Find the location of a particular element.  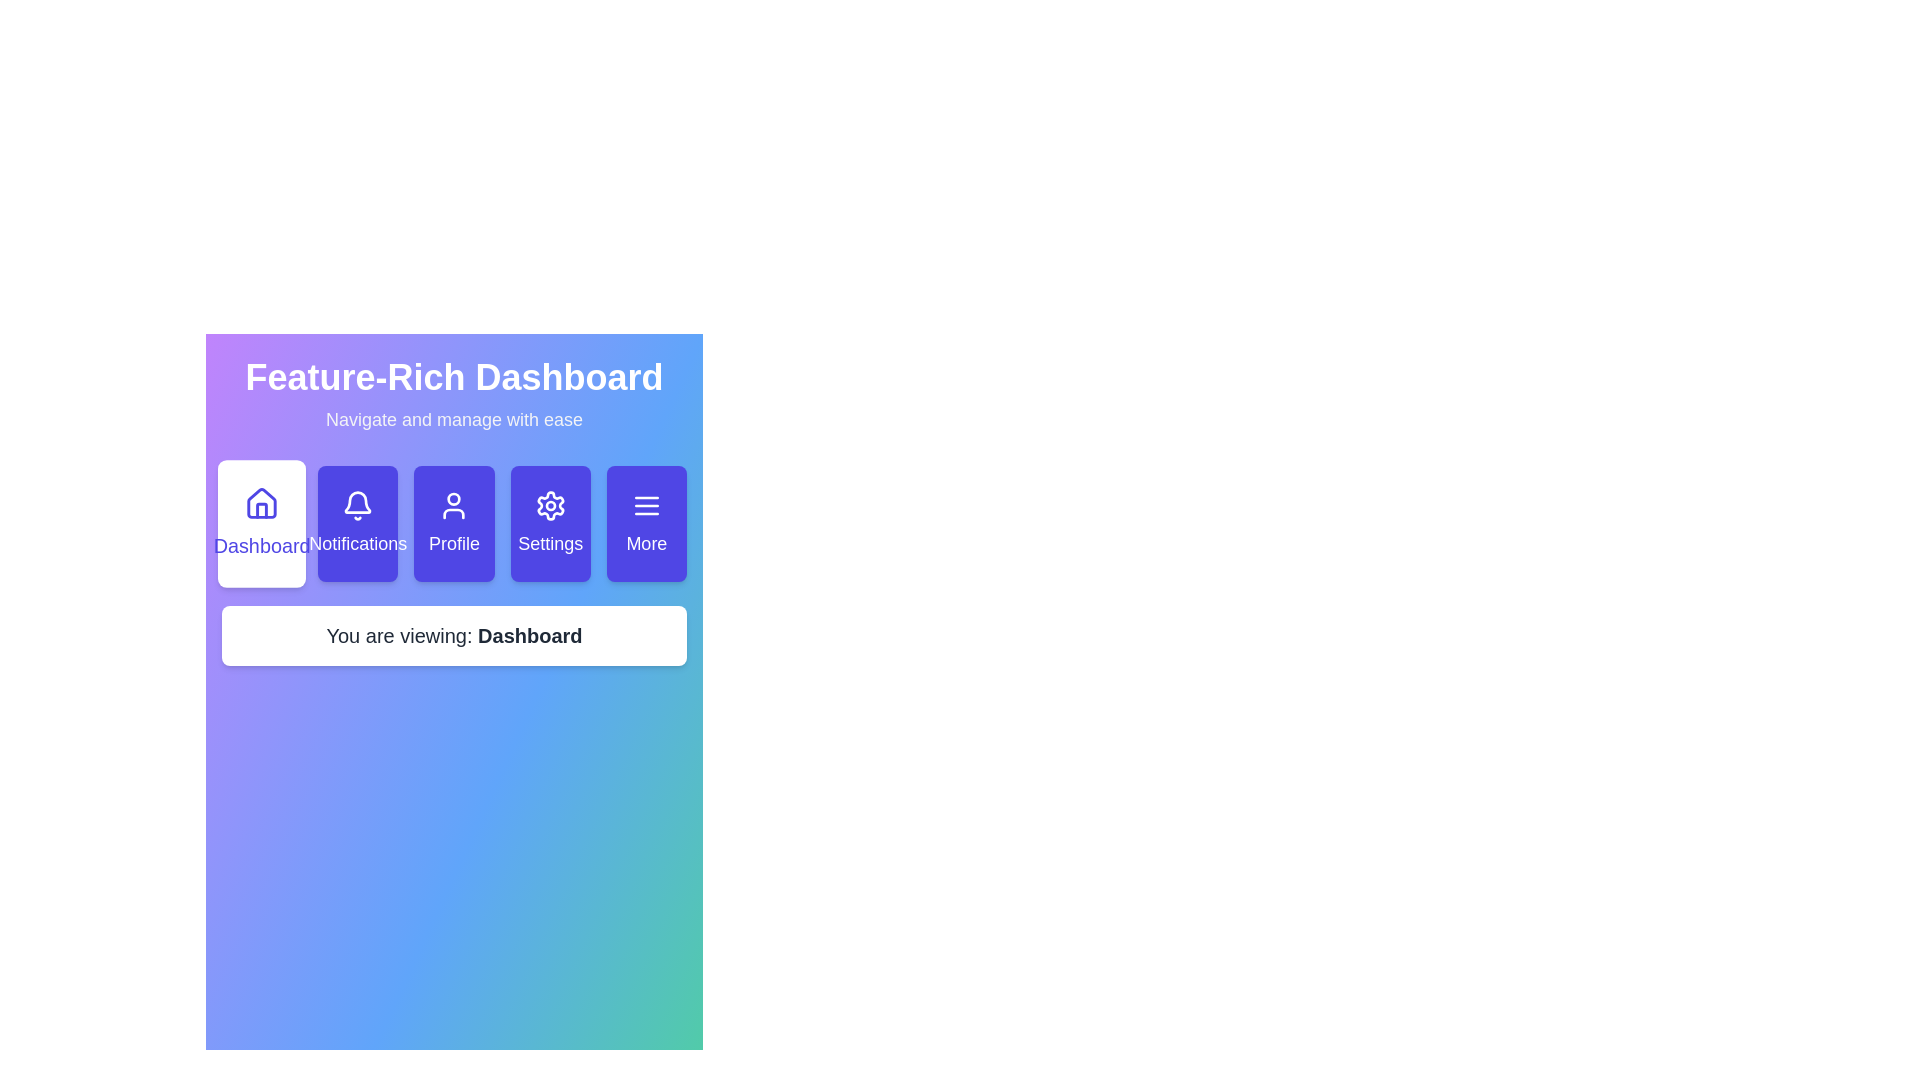

the Home icon in the main navigation bar is located at coordinates (261, 502).